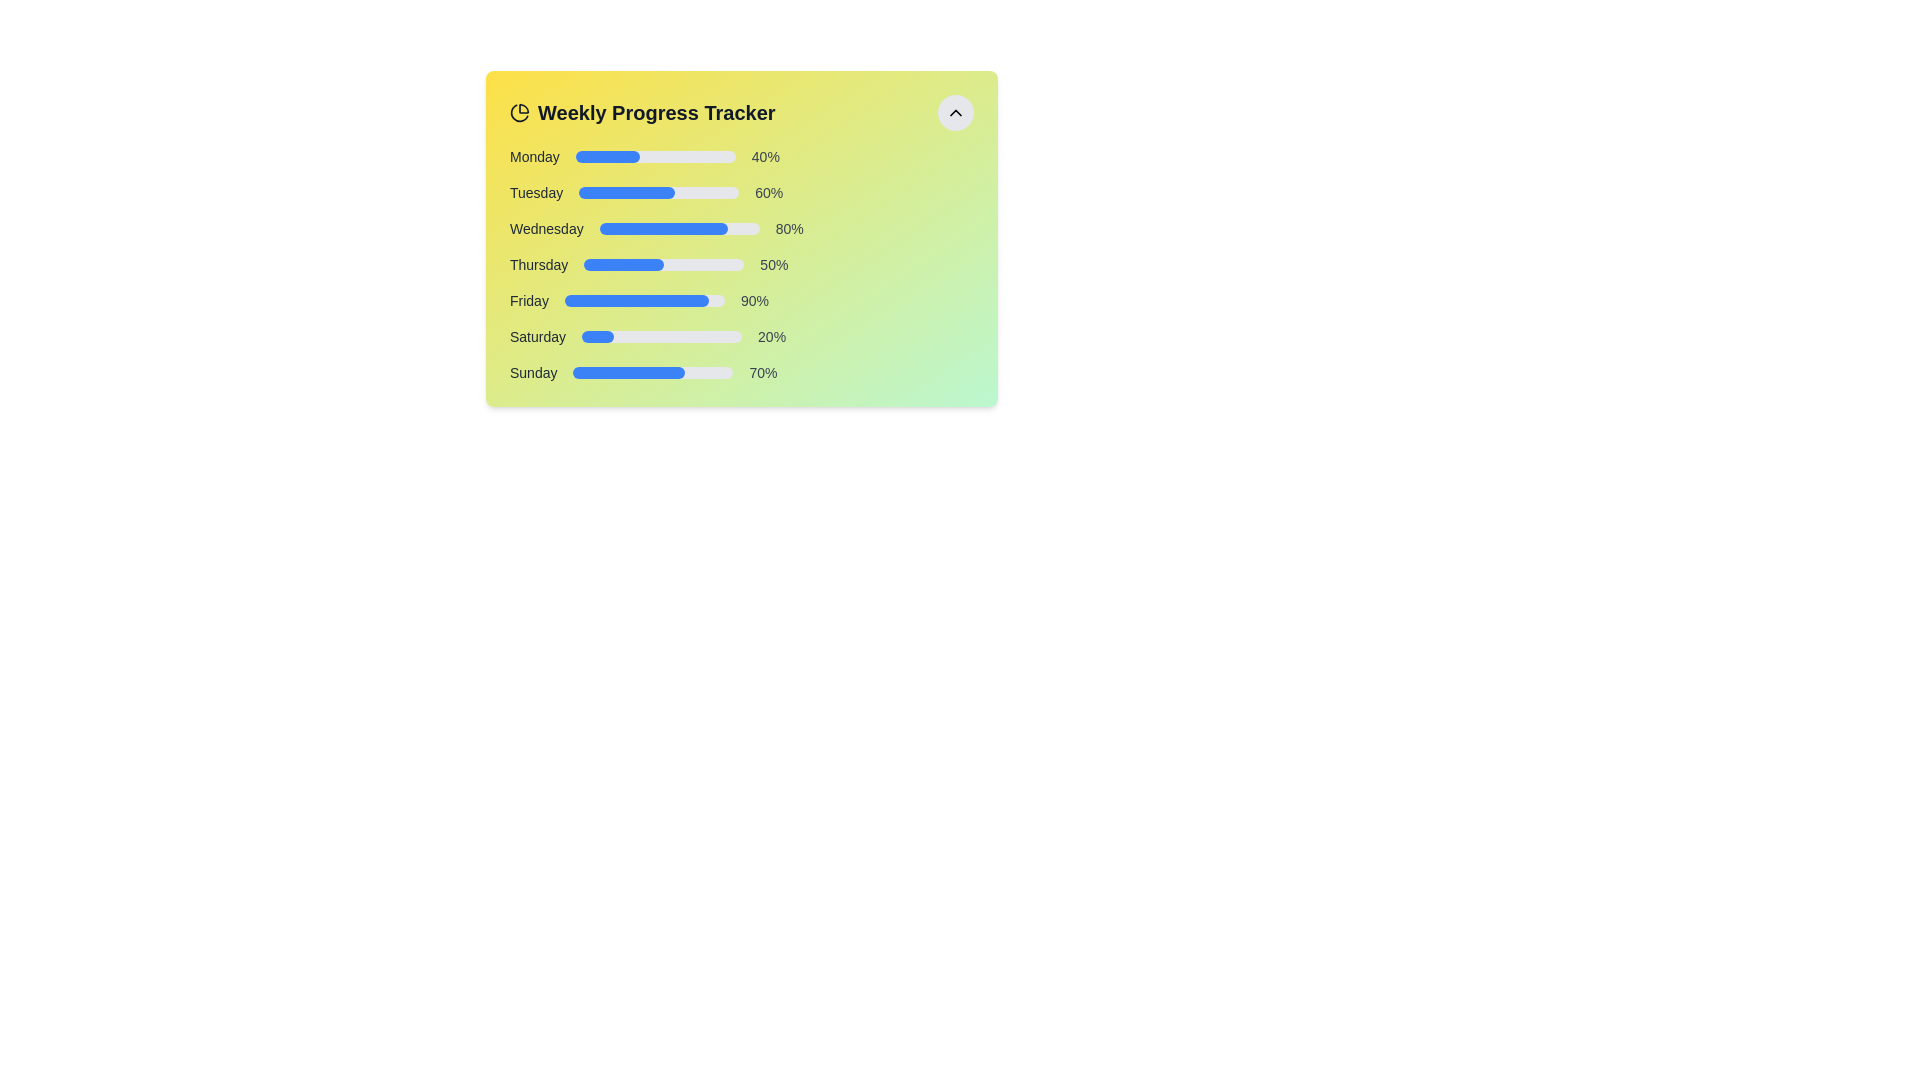 The image size is (1920, 1080). I want to click on the purpose of the weekly progress tracking section, so click(741, 112).